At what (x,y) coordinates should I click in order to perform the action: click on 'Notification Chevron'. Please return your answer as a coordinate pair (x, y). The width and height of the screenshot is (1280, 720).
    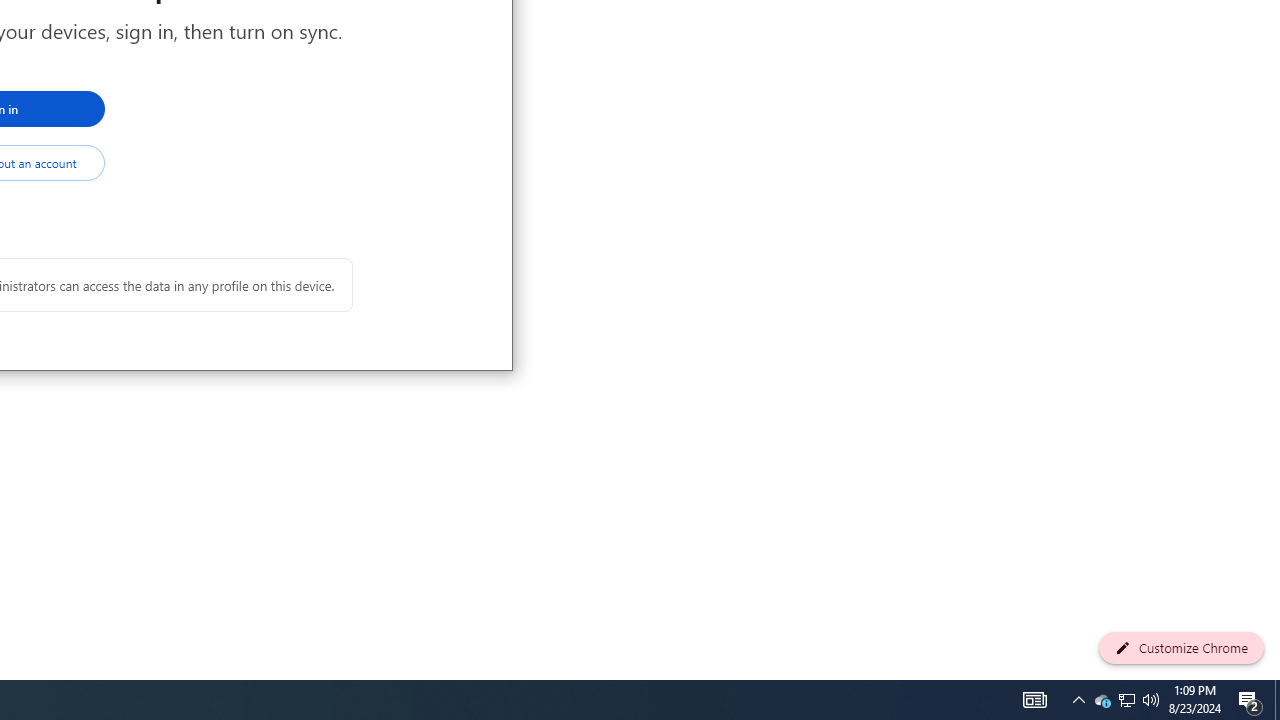
    Looking at the image, I should click on (1101, 698).